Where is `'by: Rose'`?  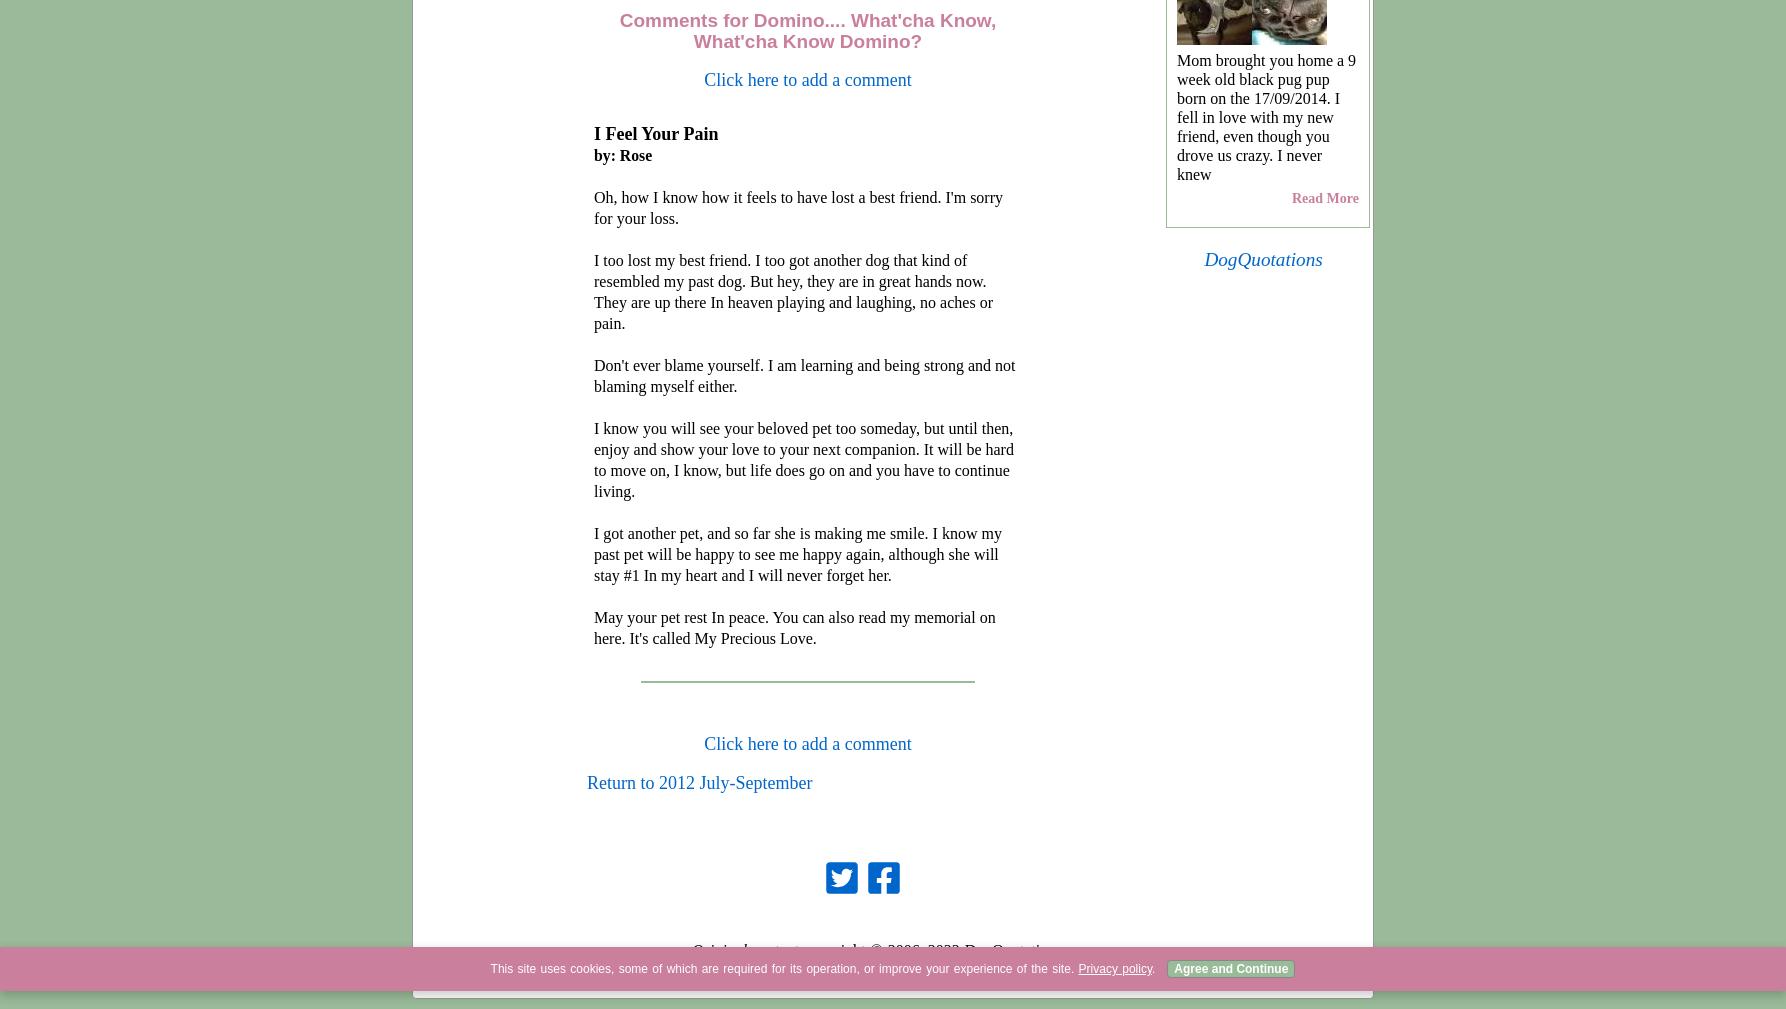
'by: Rose' is located at coordinates (622, 154).